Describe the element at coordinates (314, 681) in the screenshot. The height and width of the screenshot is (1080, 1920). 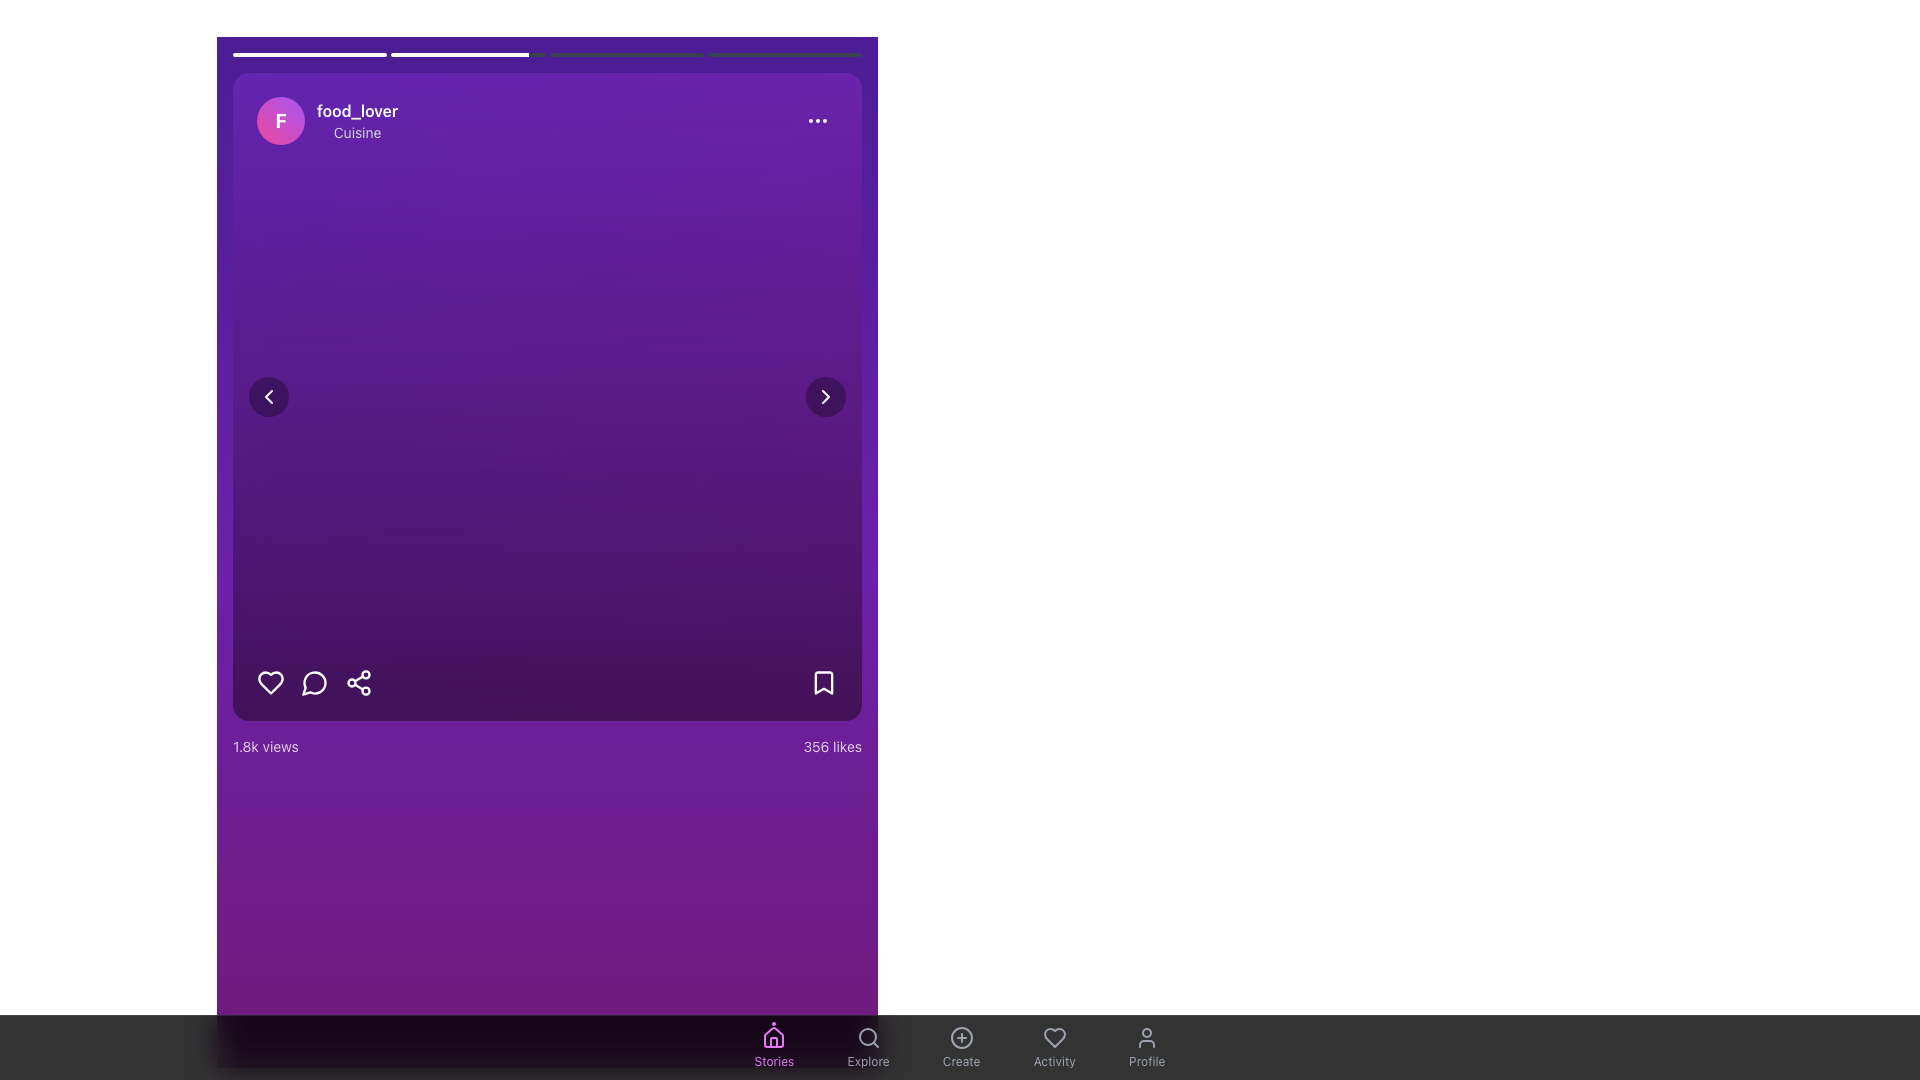
I see `the middle icon button resembling a speech bubble in the lower section of the main content area` at that location.